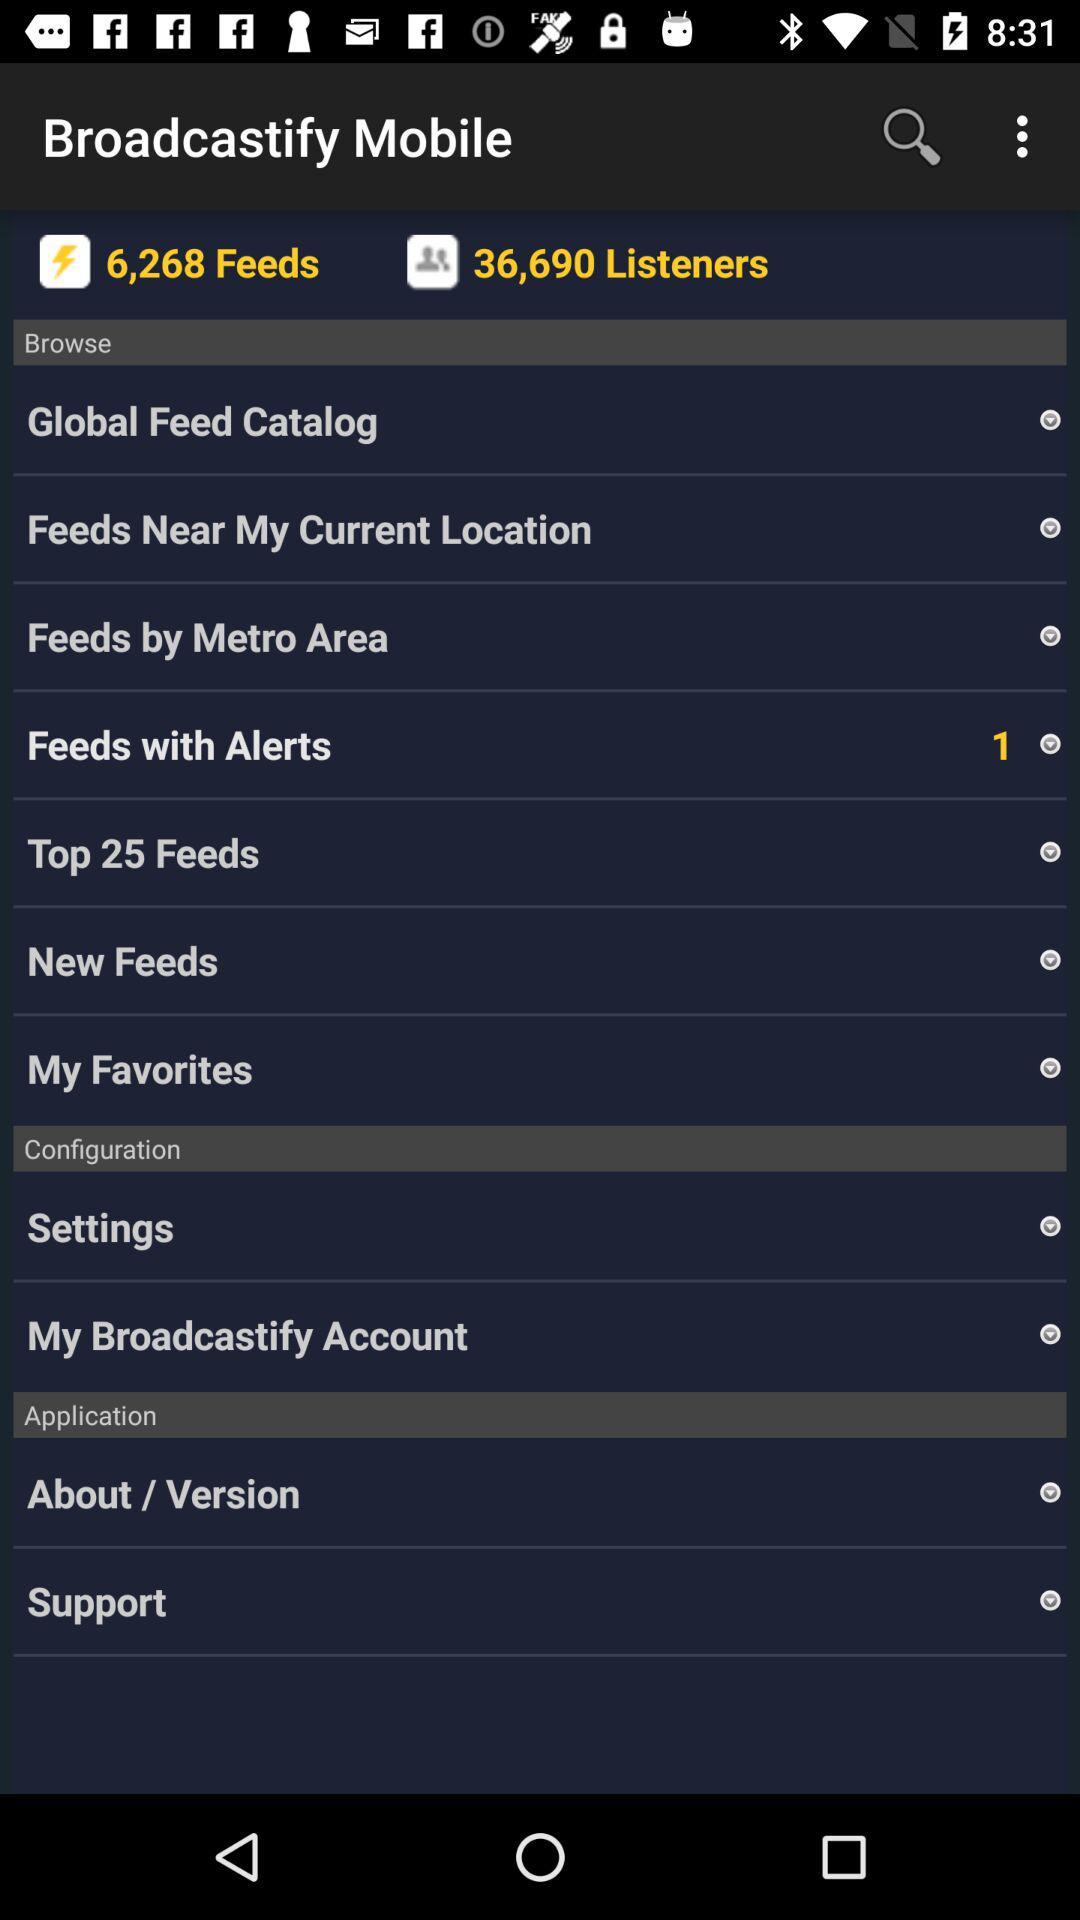 The height and width of the screenshot is (1920, 1080). I want to click on item below the settings icon, so click(530, 1334).